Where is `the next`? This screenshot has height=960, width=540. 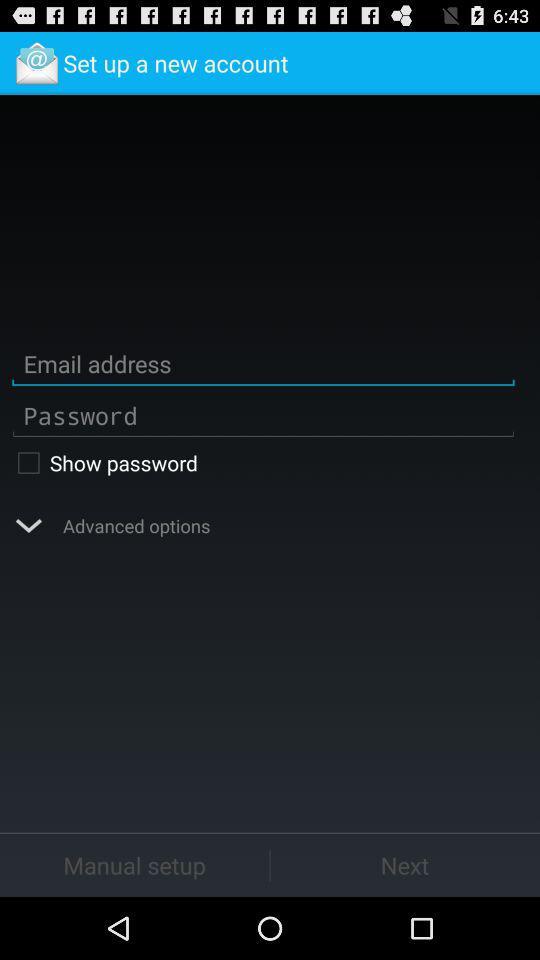 the next is located at coordinates (405, 864).